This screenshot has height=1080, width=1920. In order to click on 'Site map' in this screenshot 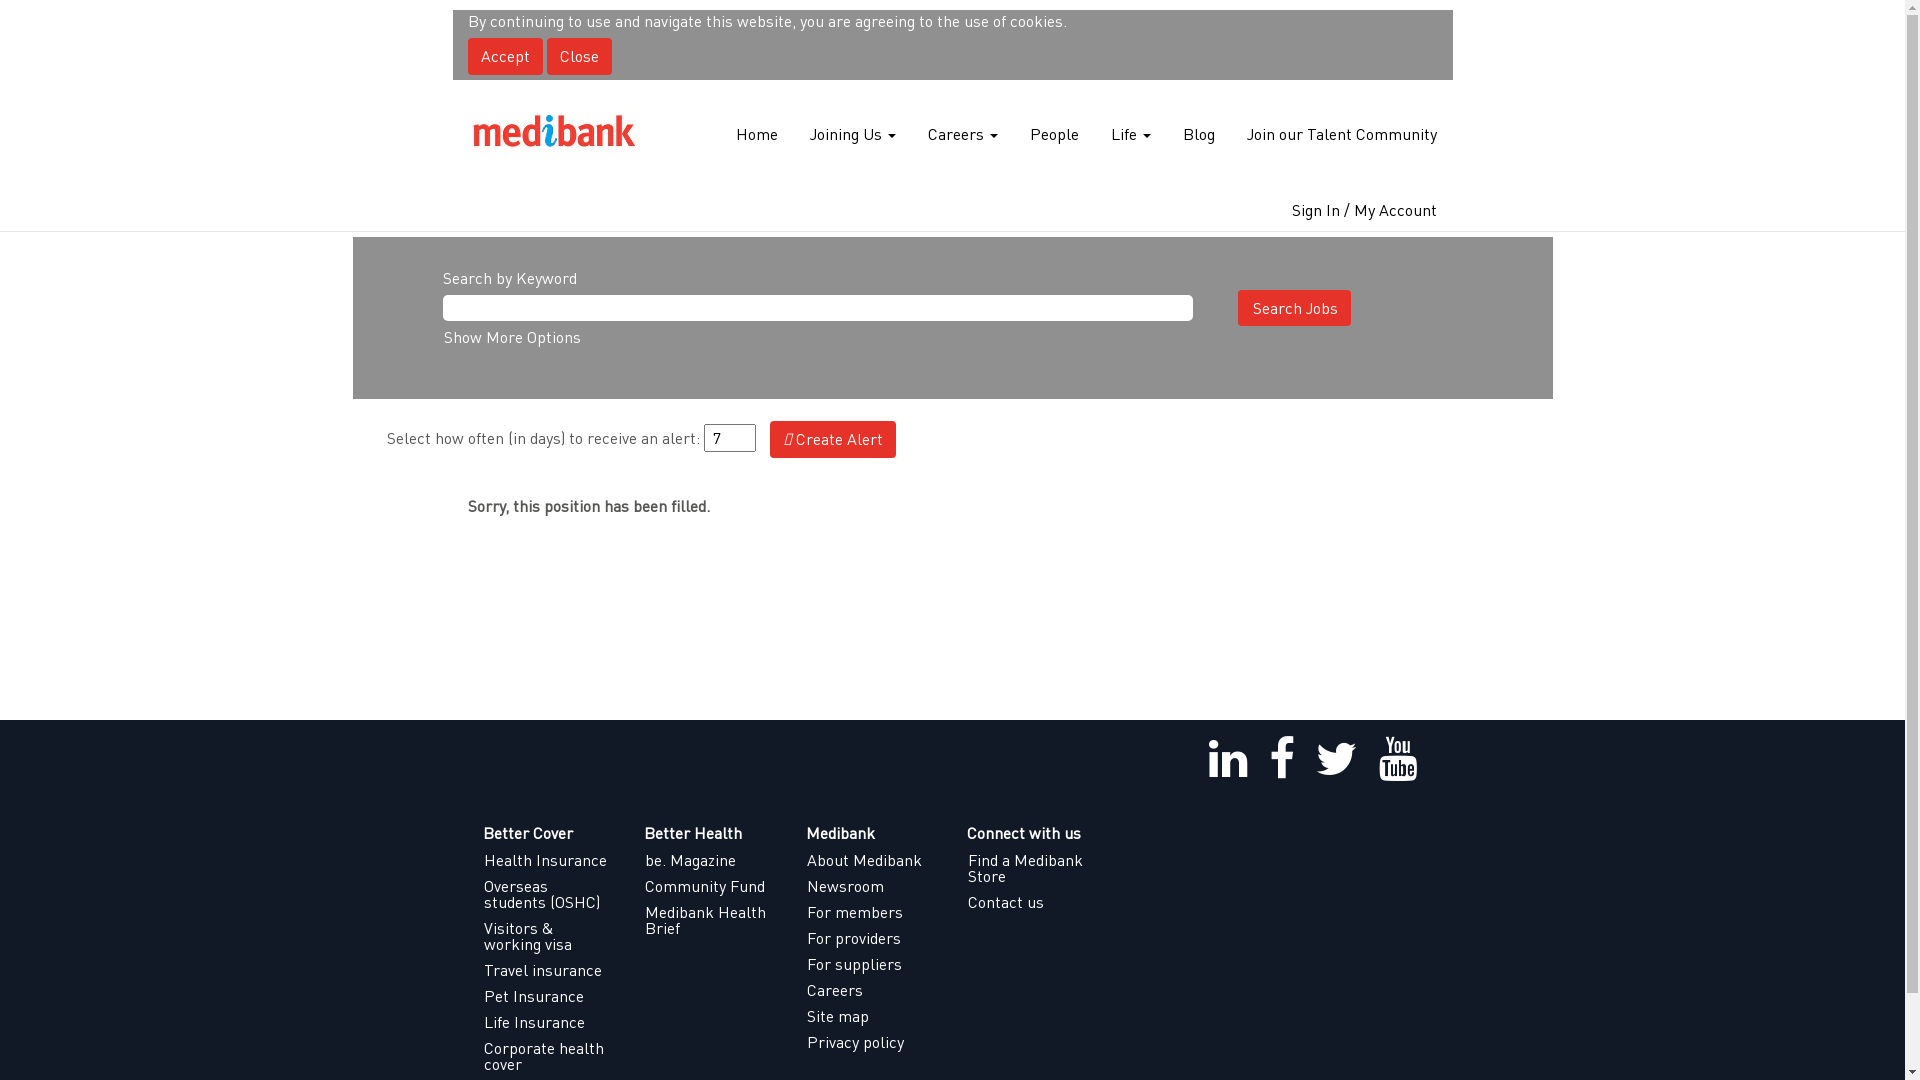, I will do `click(872, 1015)`.